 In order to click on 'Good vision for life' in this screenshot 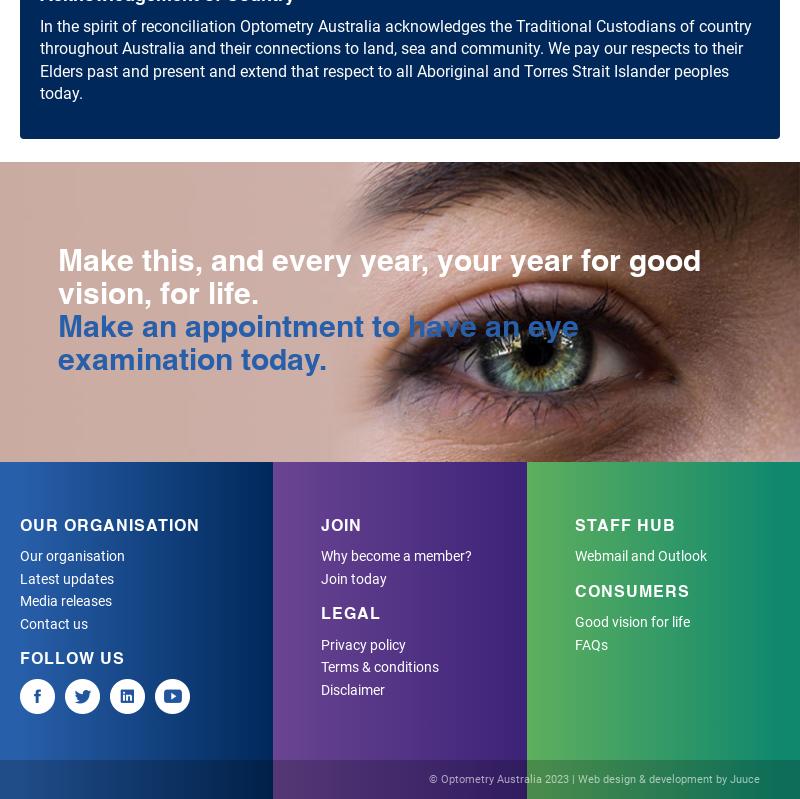, I will do `click(631, 622)`.